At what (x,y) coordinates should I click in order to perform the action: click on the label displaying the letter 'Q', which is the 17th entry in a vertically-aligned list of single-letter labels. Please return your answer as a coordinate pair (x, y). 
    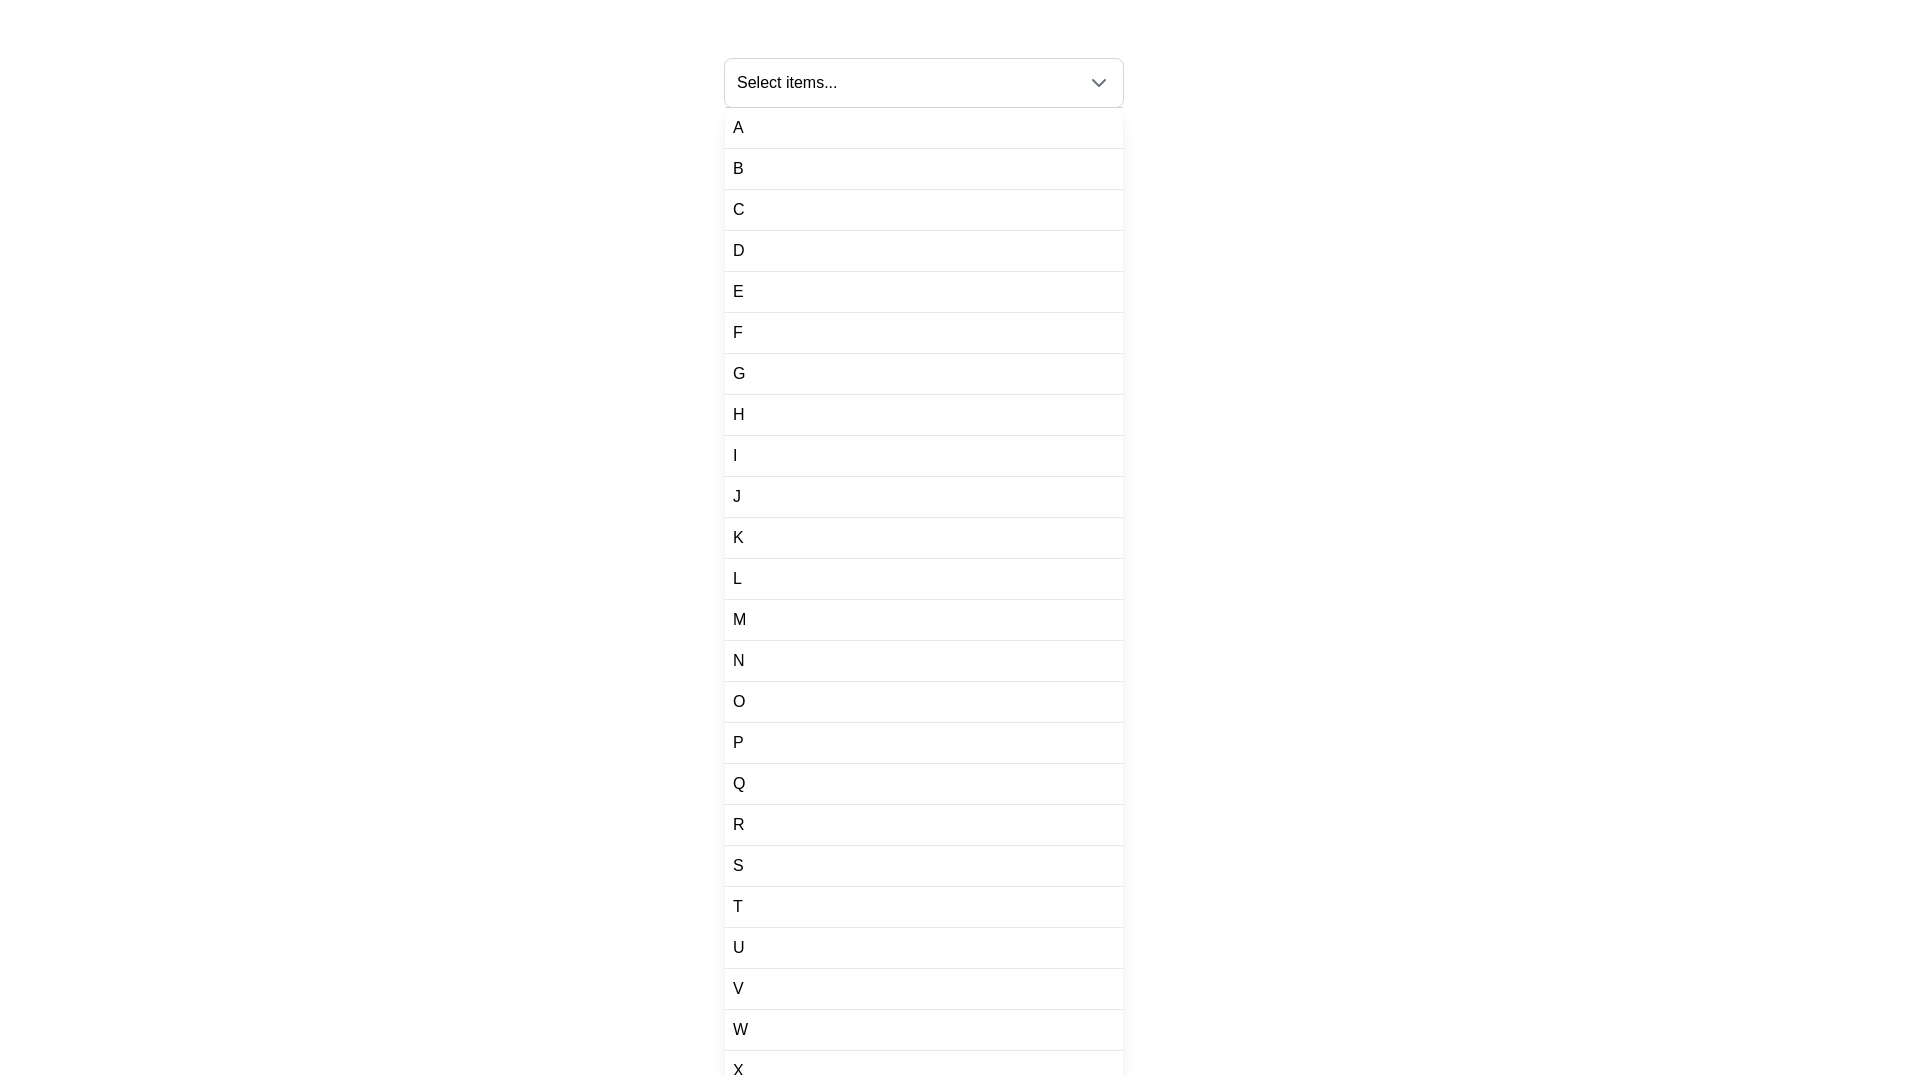
    Looking at the image, I should click on (738, 782).